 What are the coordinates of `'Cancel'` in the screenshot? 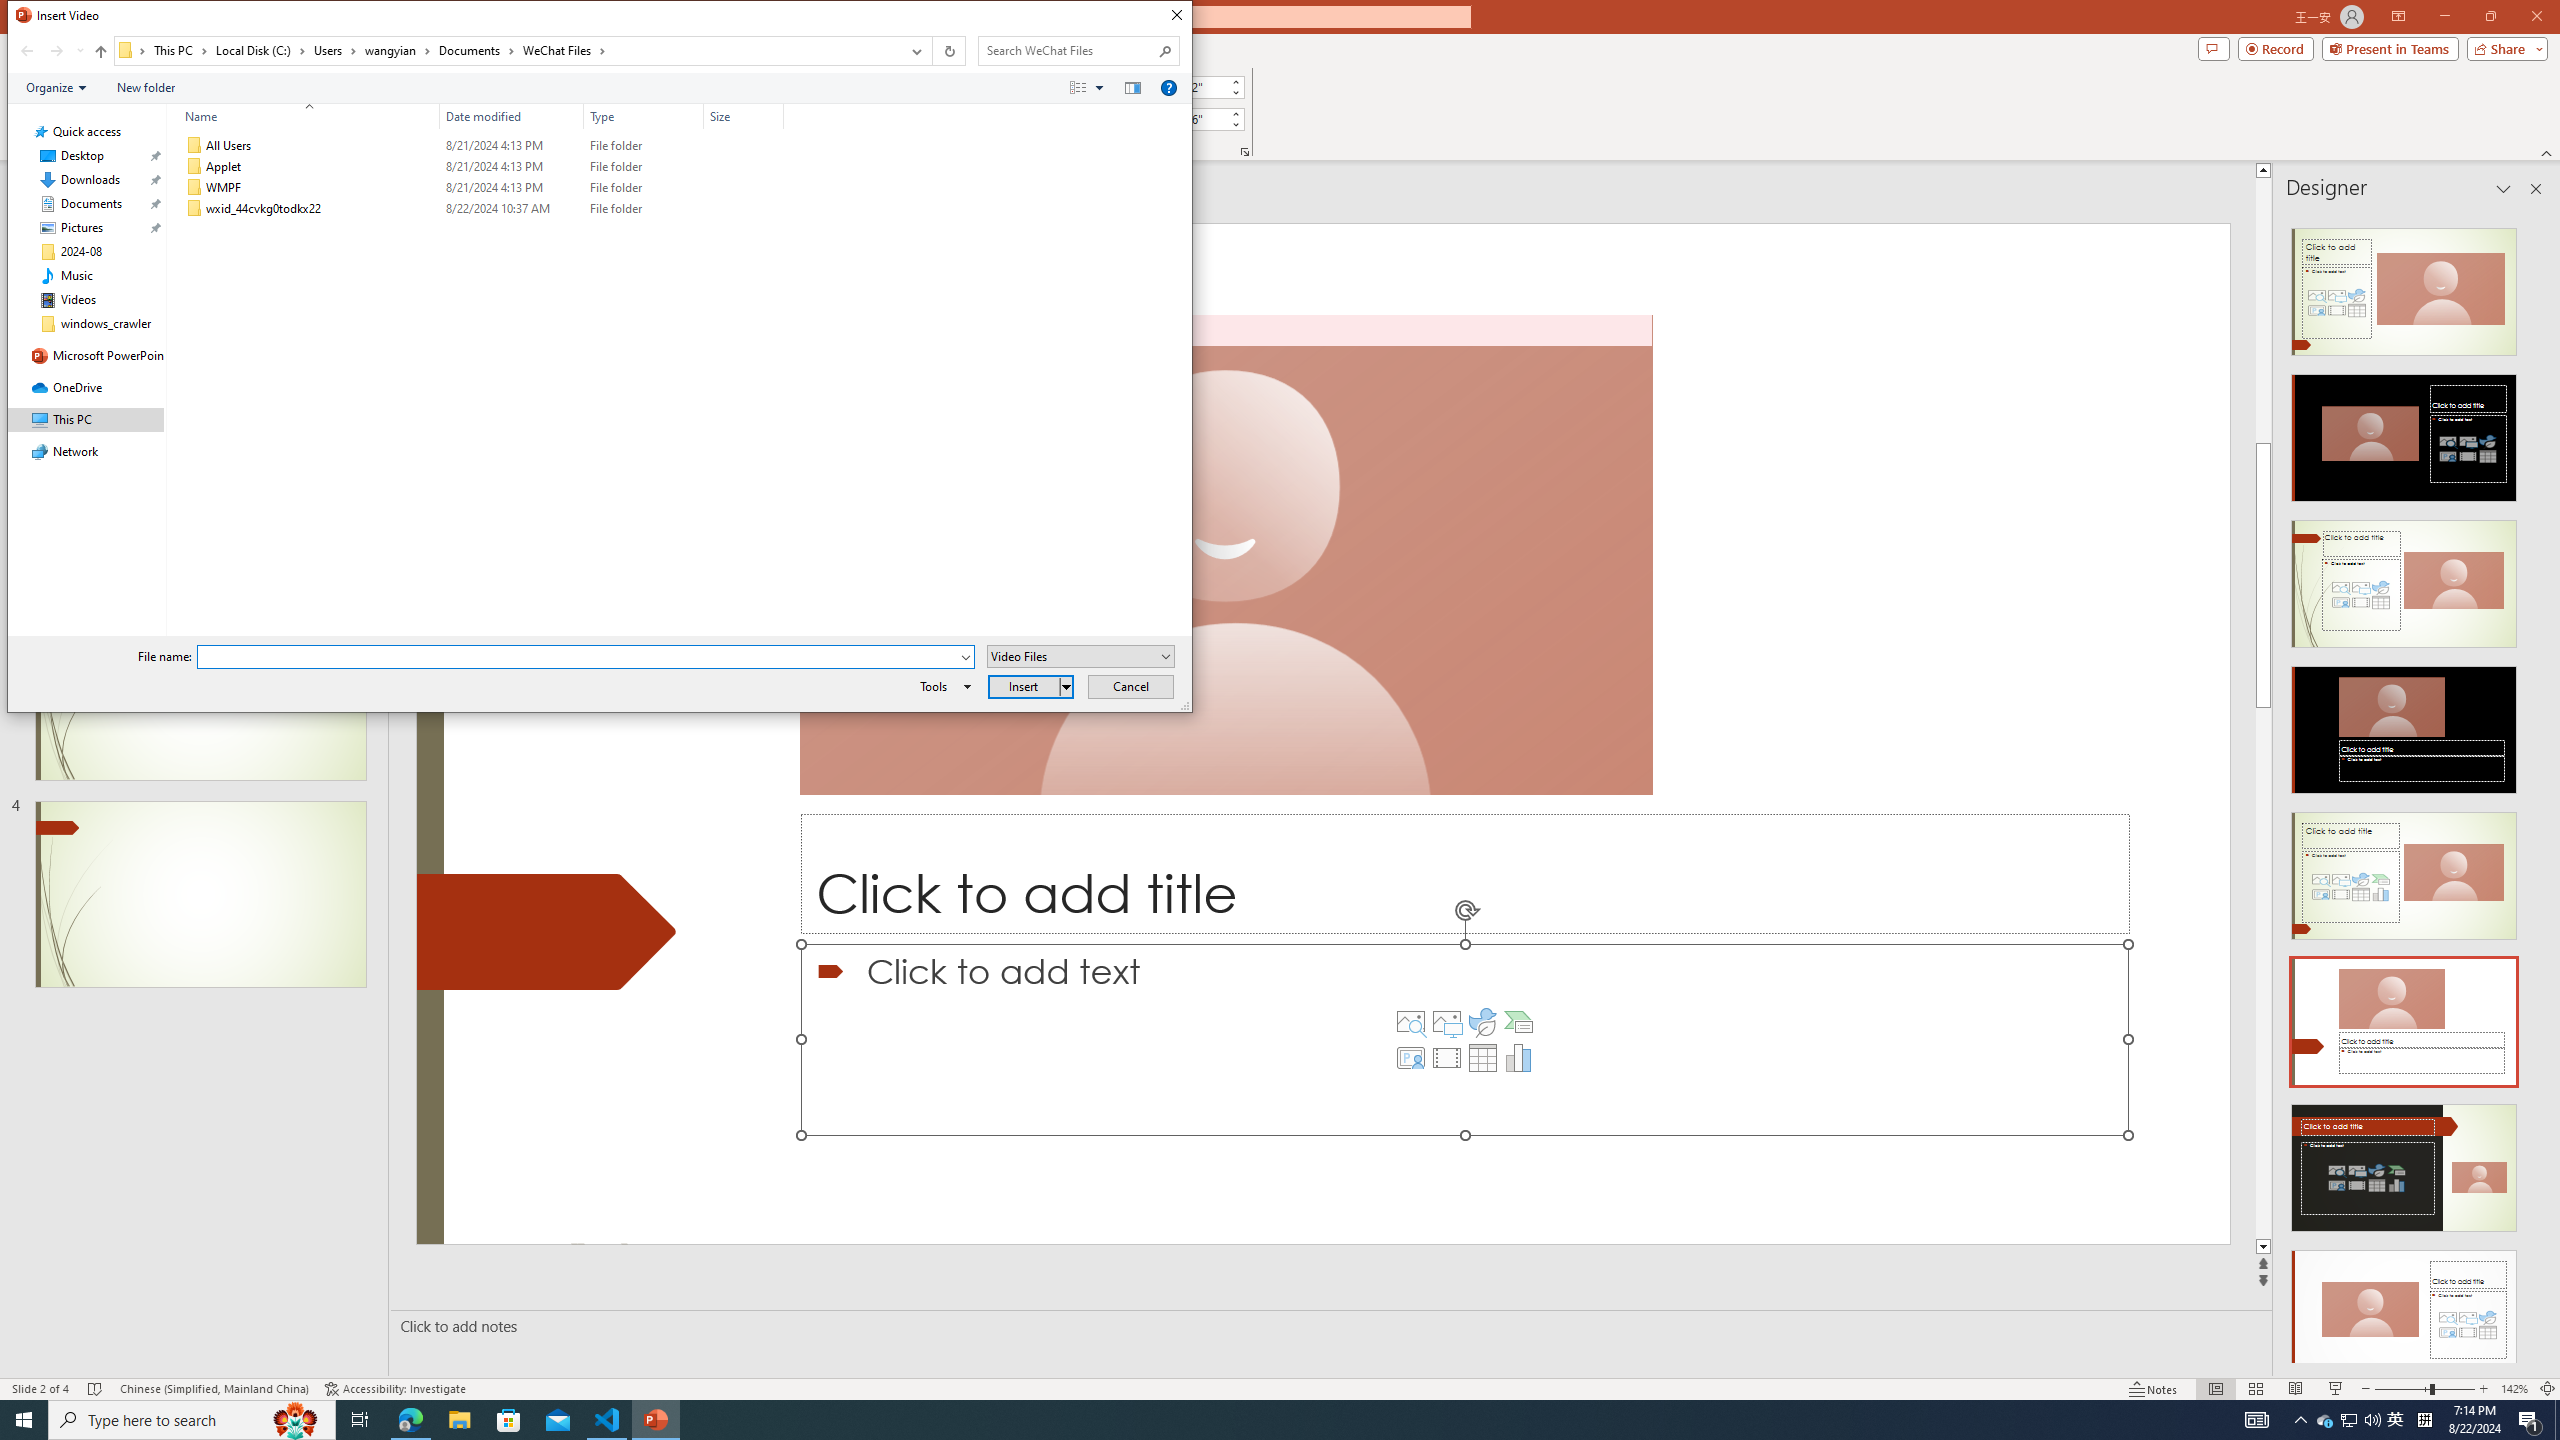 It's located at (1130, 685).